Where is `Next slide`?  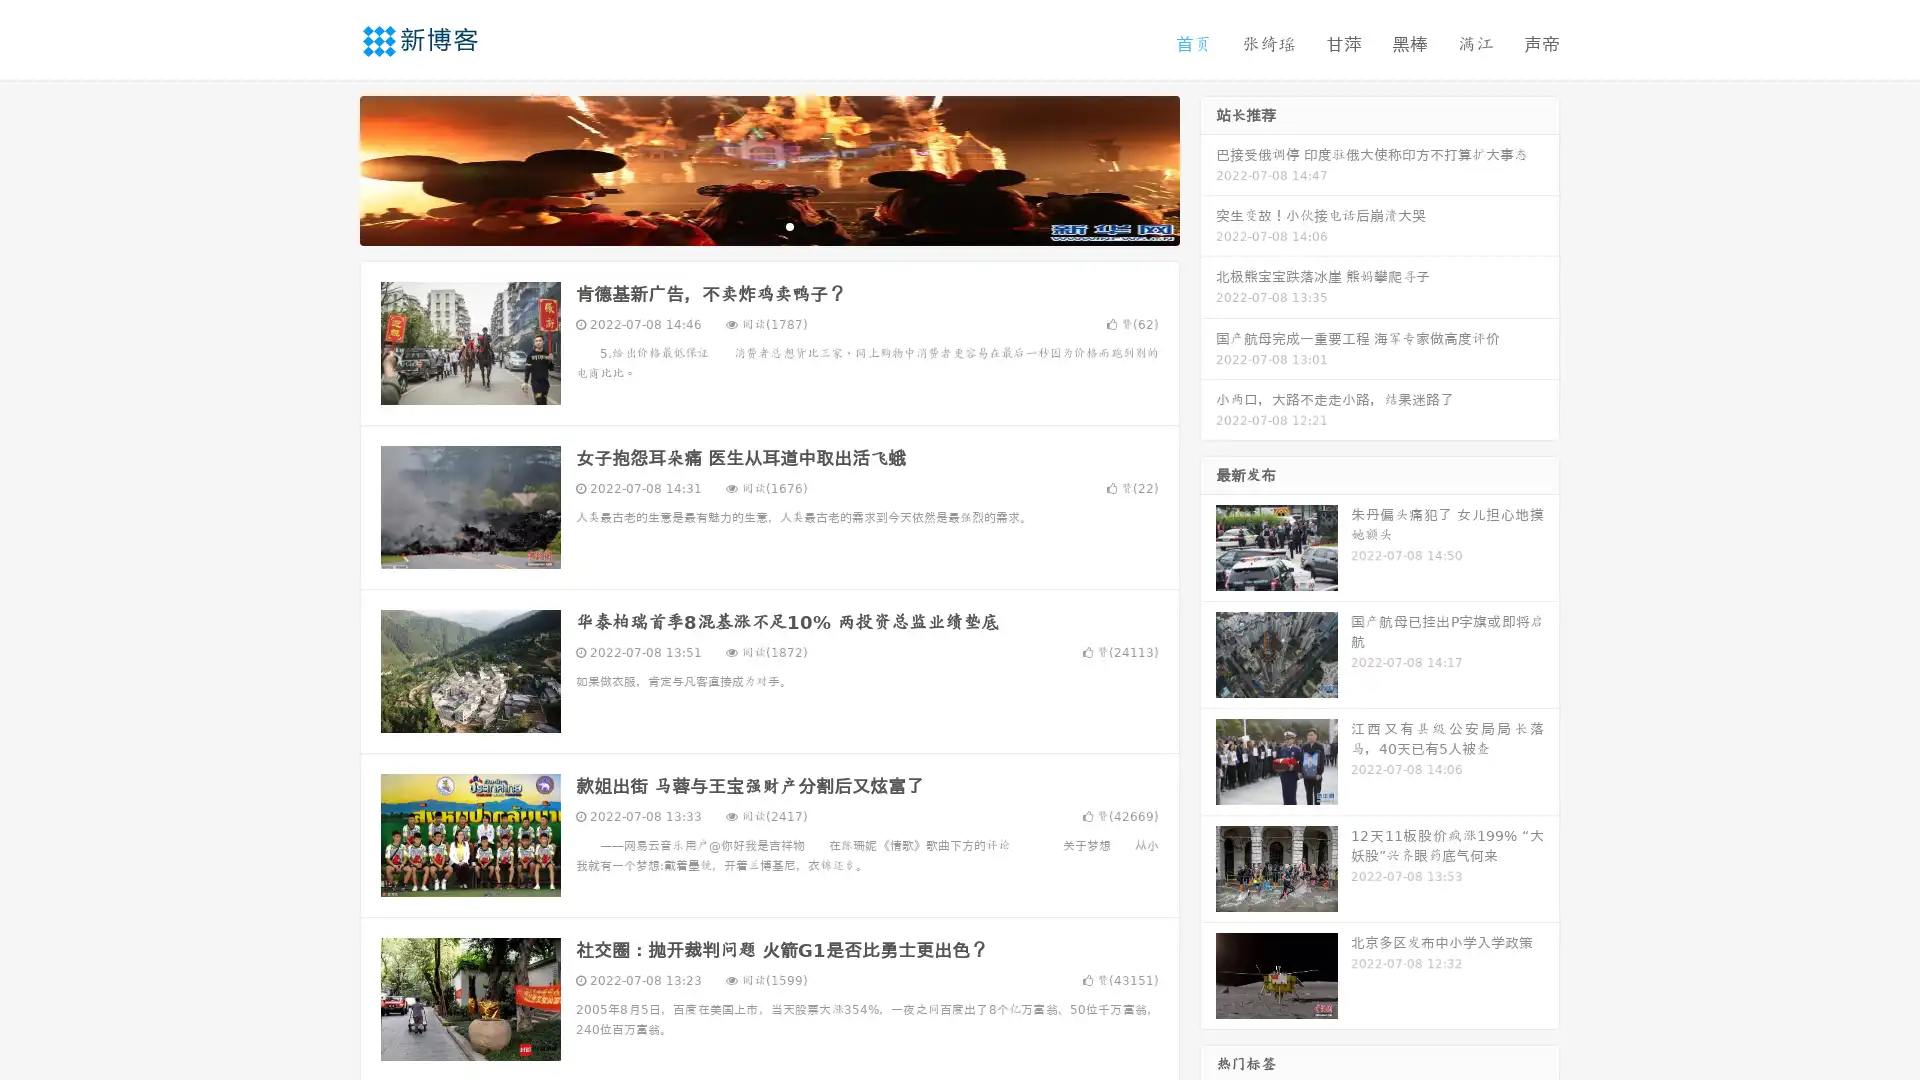 Next slide is located at coordinates (1208, 168).